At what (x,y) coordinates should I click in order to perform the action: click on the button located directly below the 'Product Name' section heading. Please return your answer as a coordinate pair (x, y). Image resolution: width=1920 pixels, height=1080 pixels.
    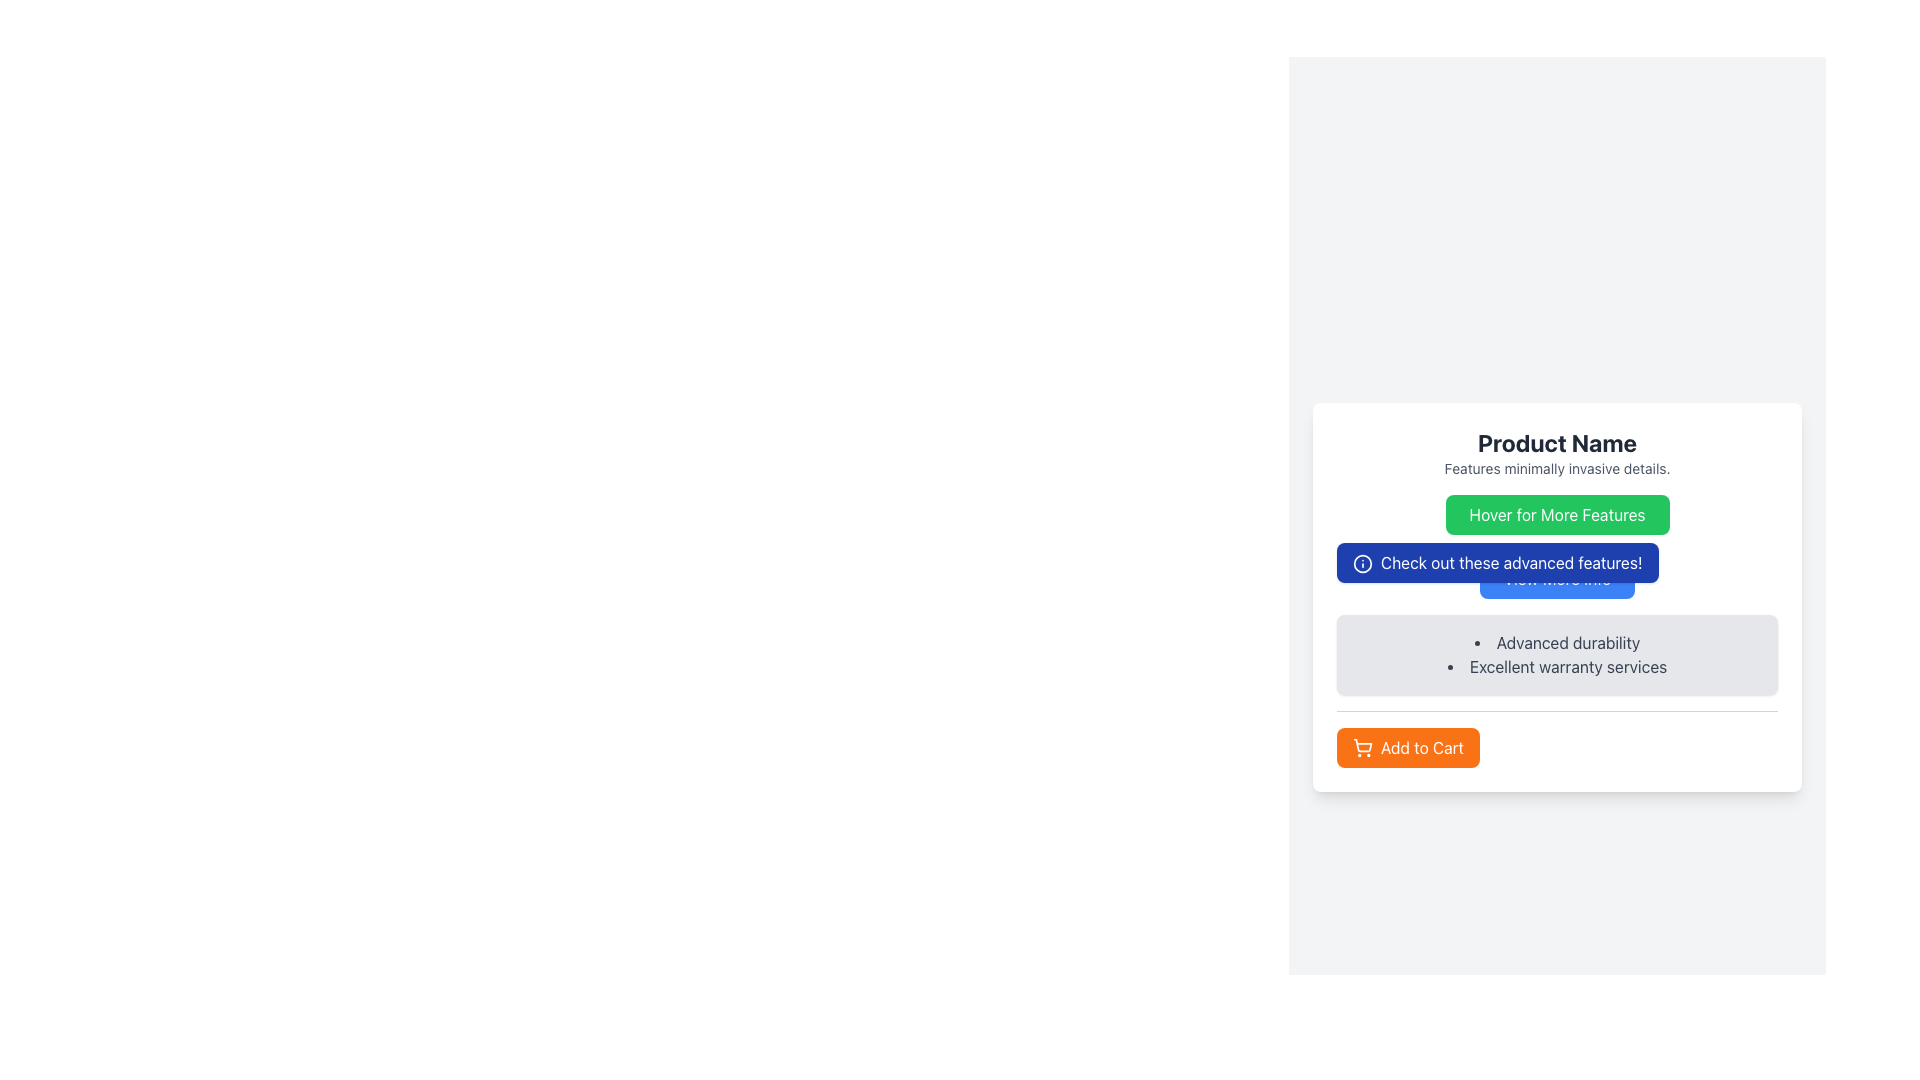
    Looking at the image, I should click on (1556, 513).